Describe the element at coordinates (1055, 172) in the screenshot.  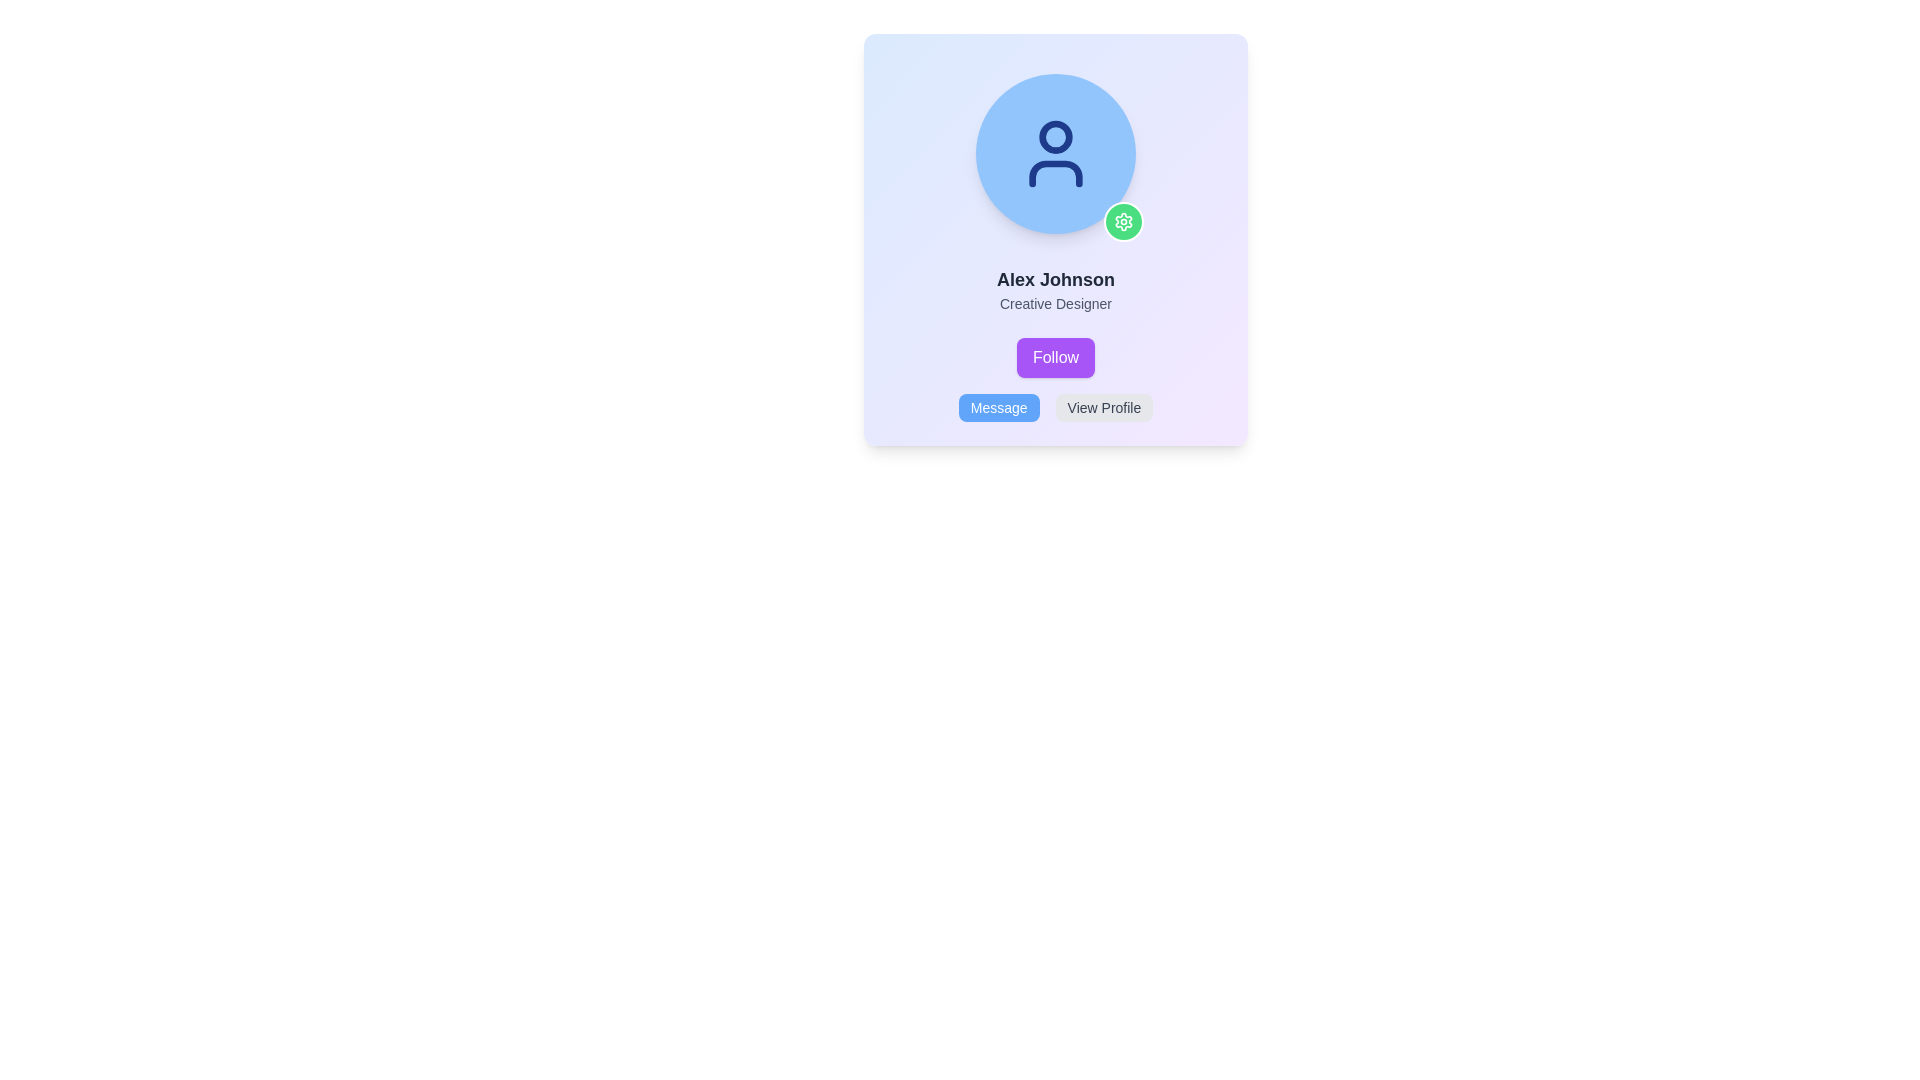
I see `the decorative semi-circular arc element located at the bottom of the user icon graphic` at that location.